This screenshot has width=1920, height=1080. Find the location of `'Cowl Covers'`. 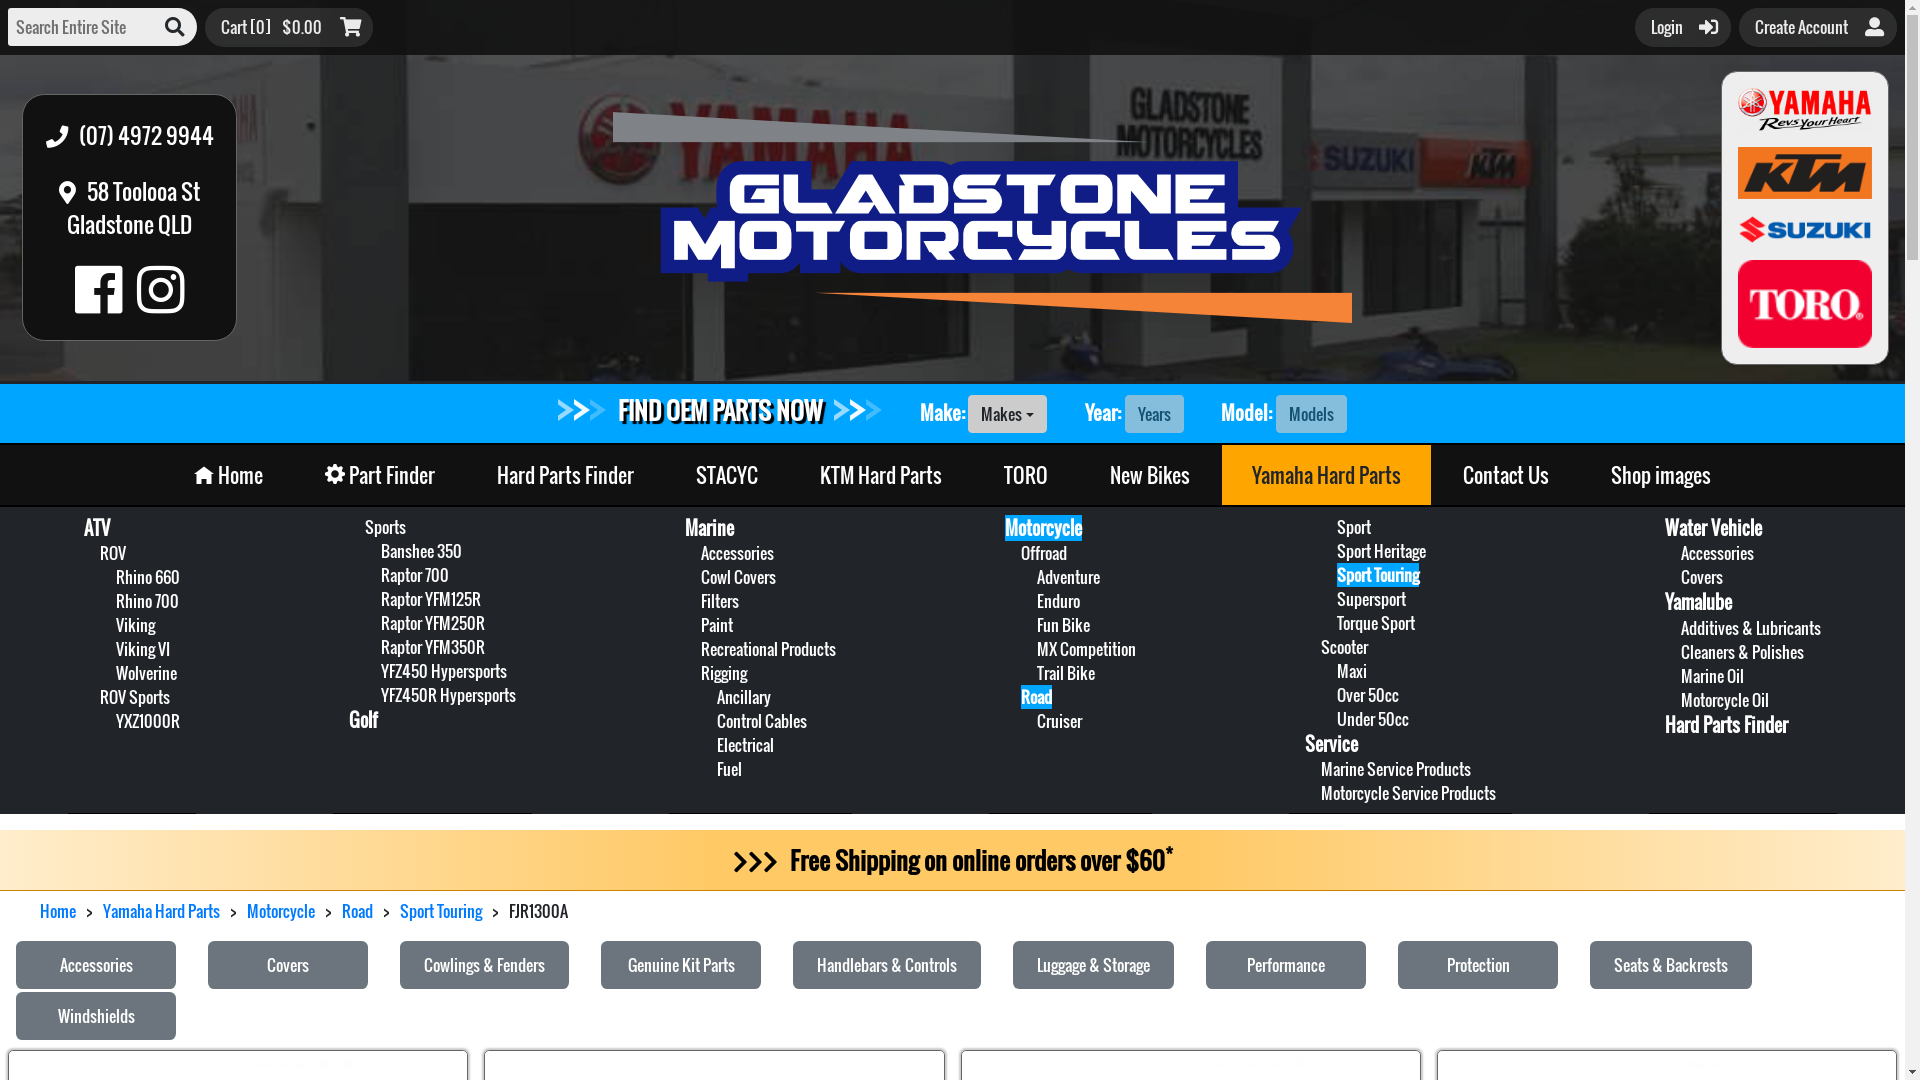

'Cowl Covers' is located at coordinates (700, 577).